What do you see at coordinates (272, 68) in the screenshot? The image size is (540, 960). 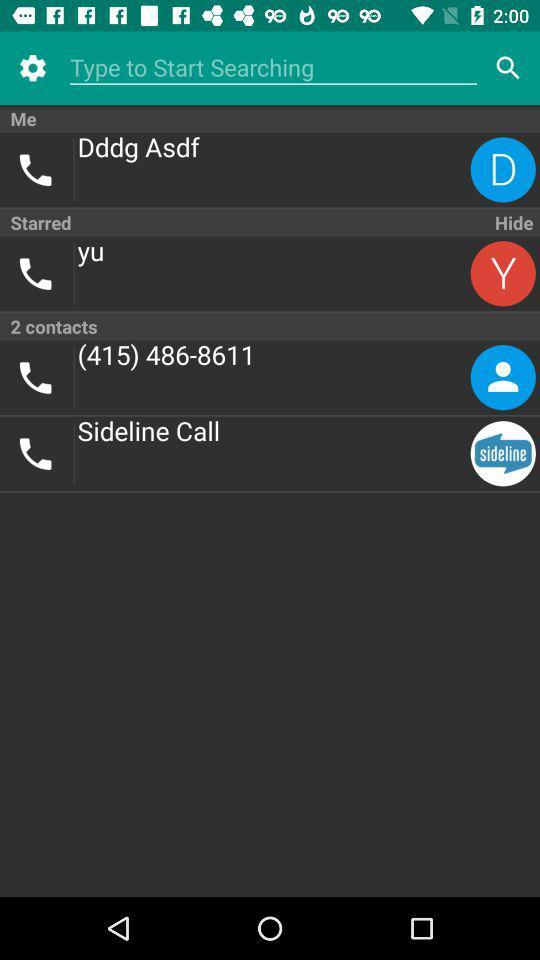 I see `type to search contact list` at bounding box center [272, 68].